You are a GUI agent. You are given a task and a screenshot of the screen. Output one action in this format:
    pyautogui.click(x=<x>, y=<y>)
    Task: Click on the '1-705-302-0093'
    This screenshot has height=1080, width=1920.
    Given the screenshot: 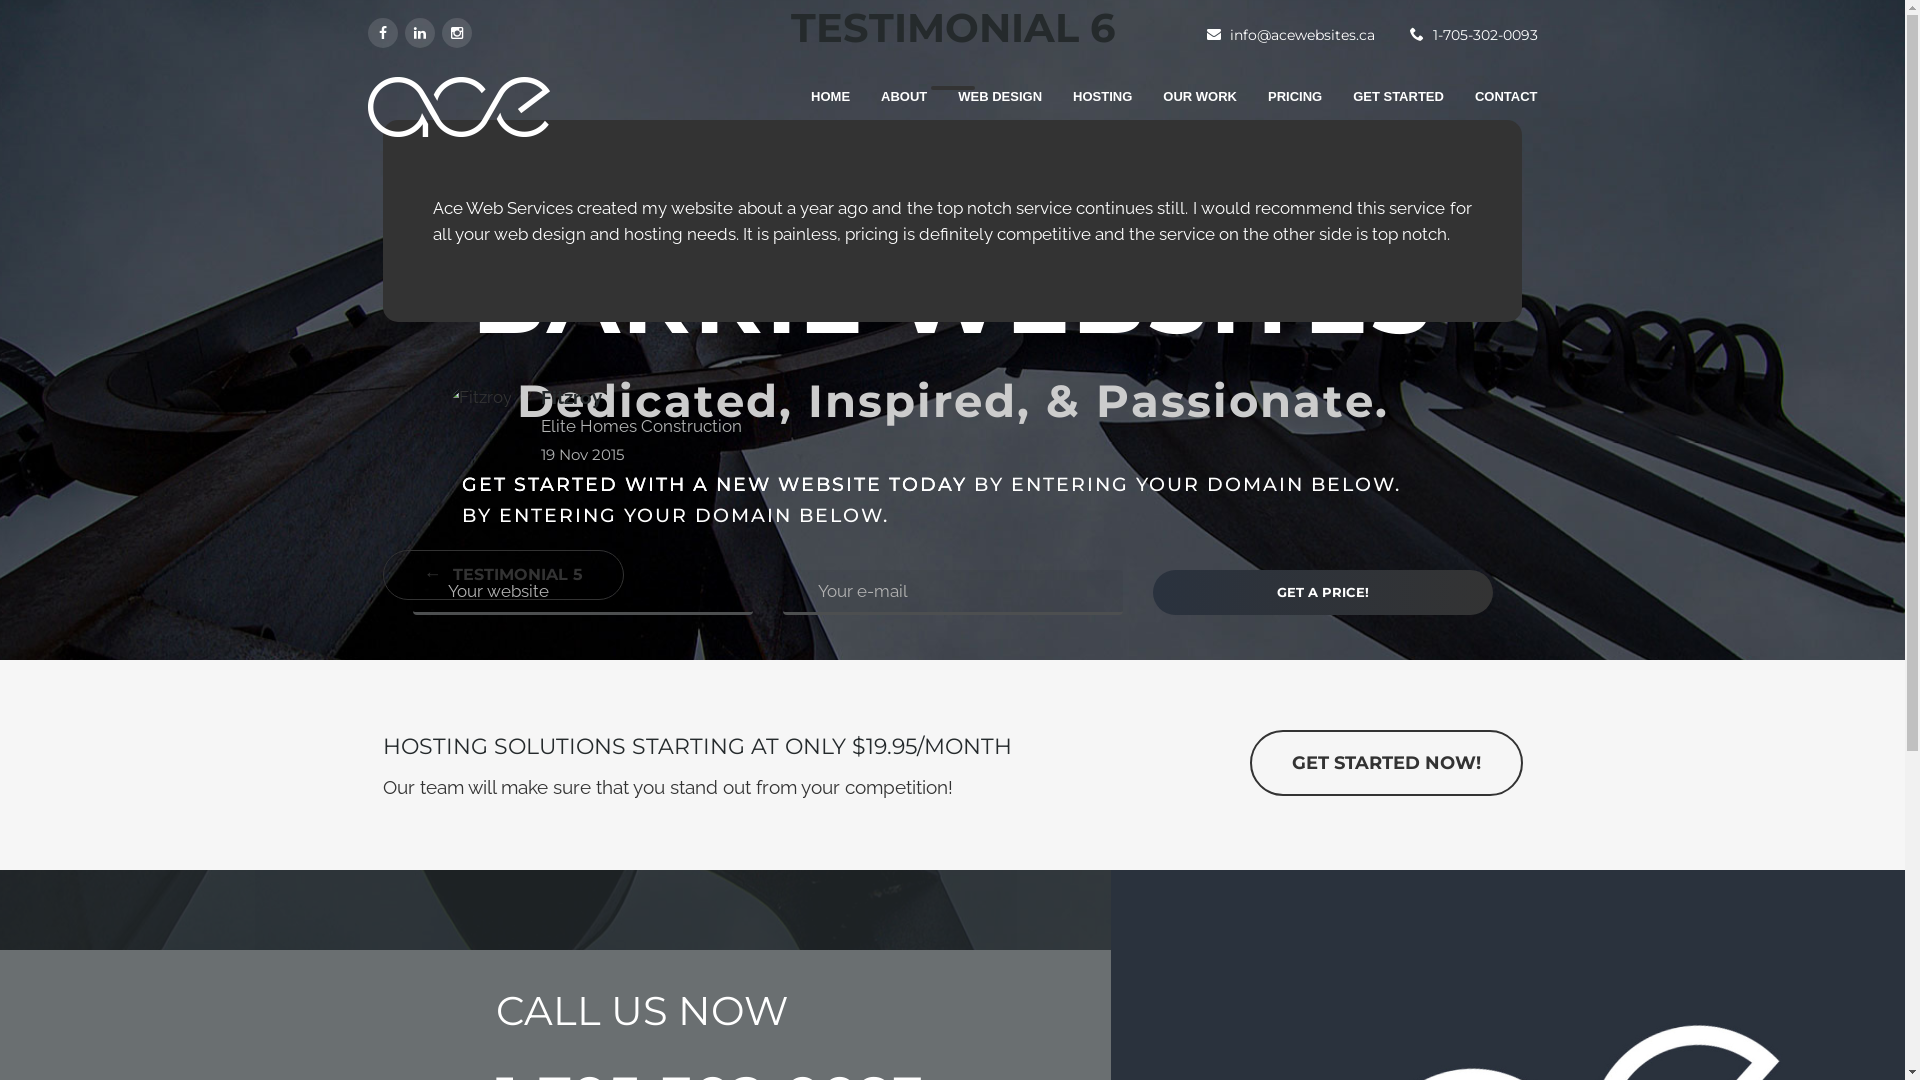 What is the action you would take?
    pyautogui.click(x=1430, y=34)
    